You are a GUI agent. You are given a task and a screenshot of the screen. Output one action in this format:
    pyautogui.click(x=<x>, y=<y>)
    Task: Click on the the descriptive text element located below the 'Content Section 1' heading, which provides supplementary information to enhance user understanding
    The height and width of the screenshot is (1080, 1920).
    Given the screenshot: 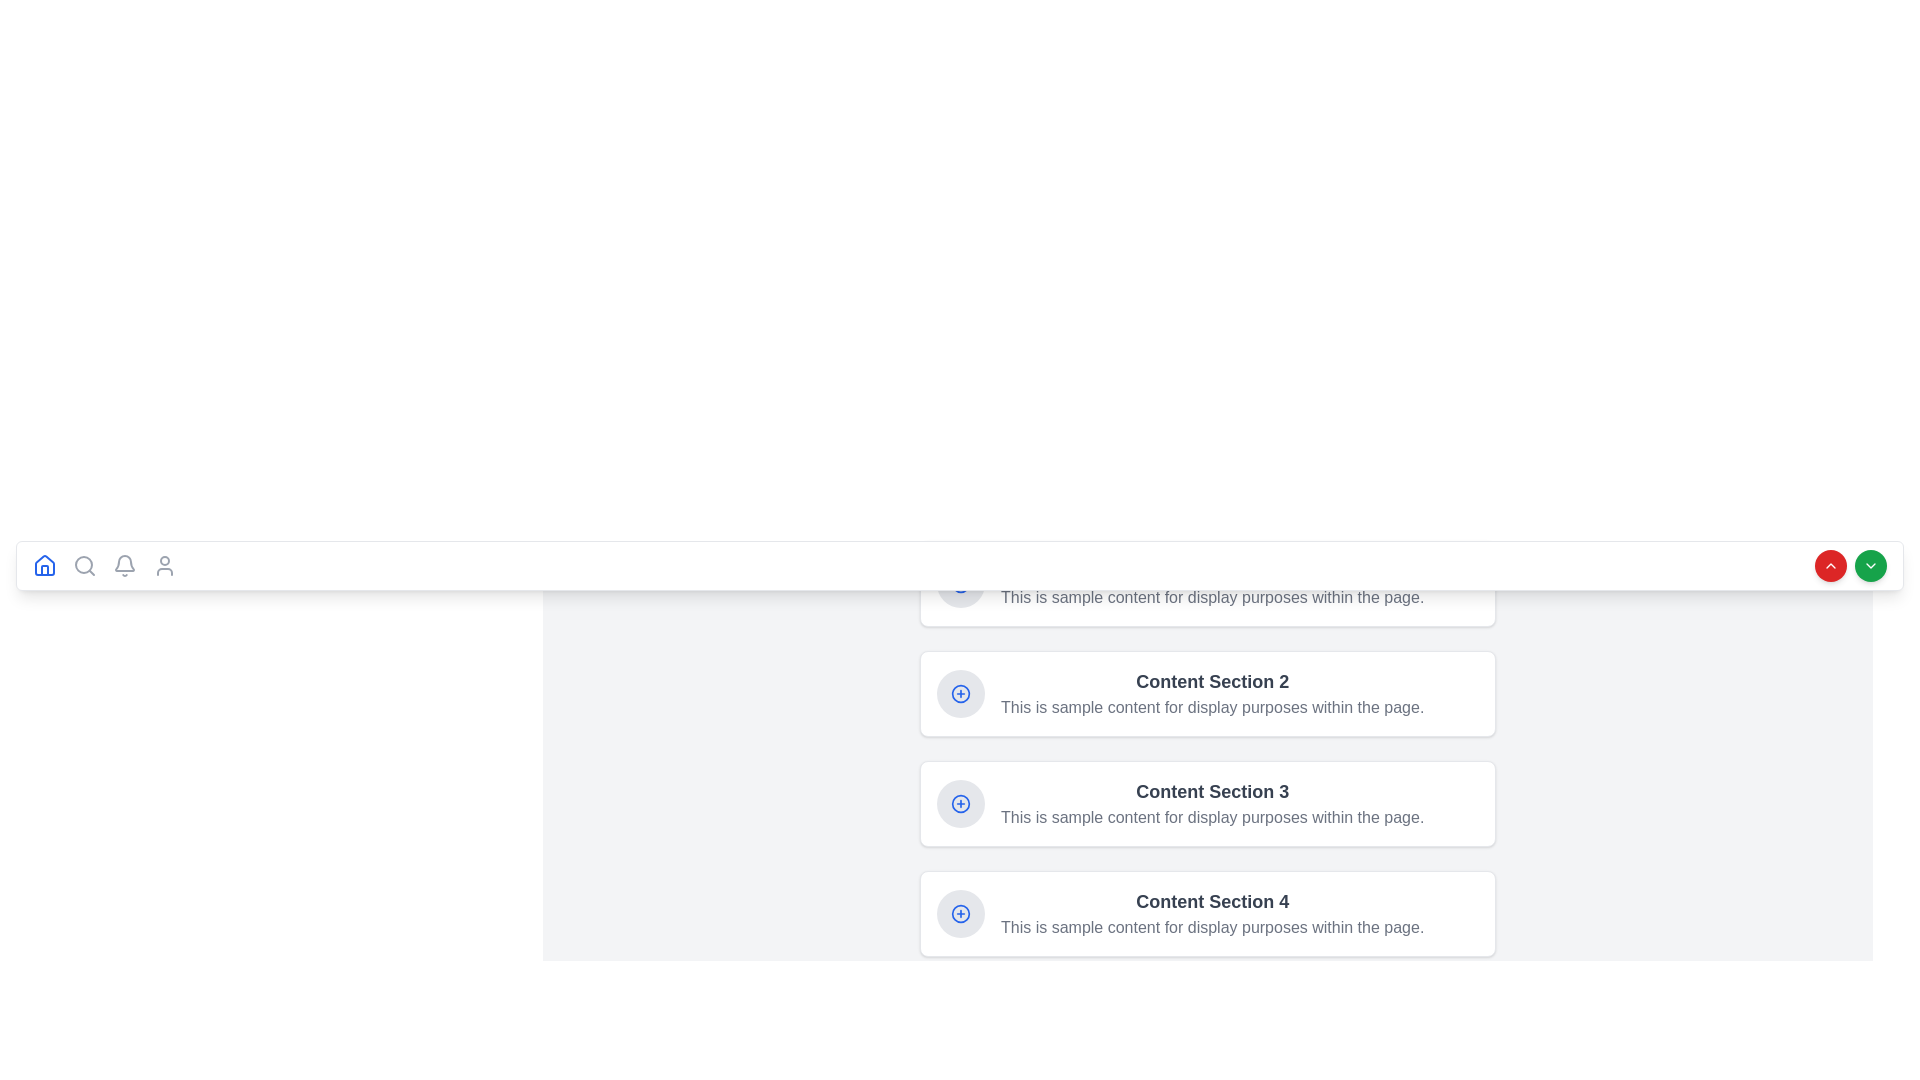 What is the action you would take?
    pyautogui.click(x=1211, y=596)
    